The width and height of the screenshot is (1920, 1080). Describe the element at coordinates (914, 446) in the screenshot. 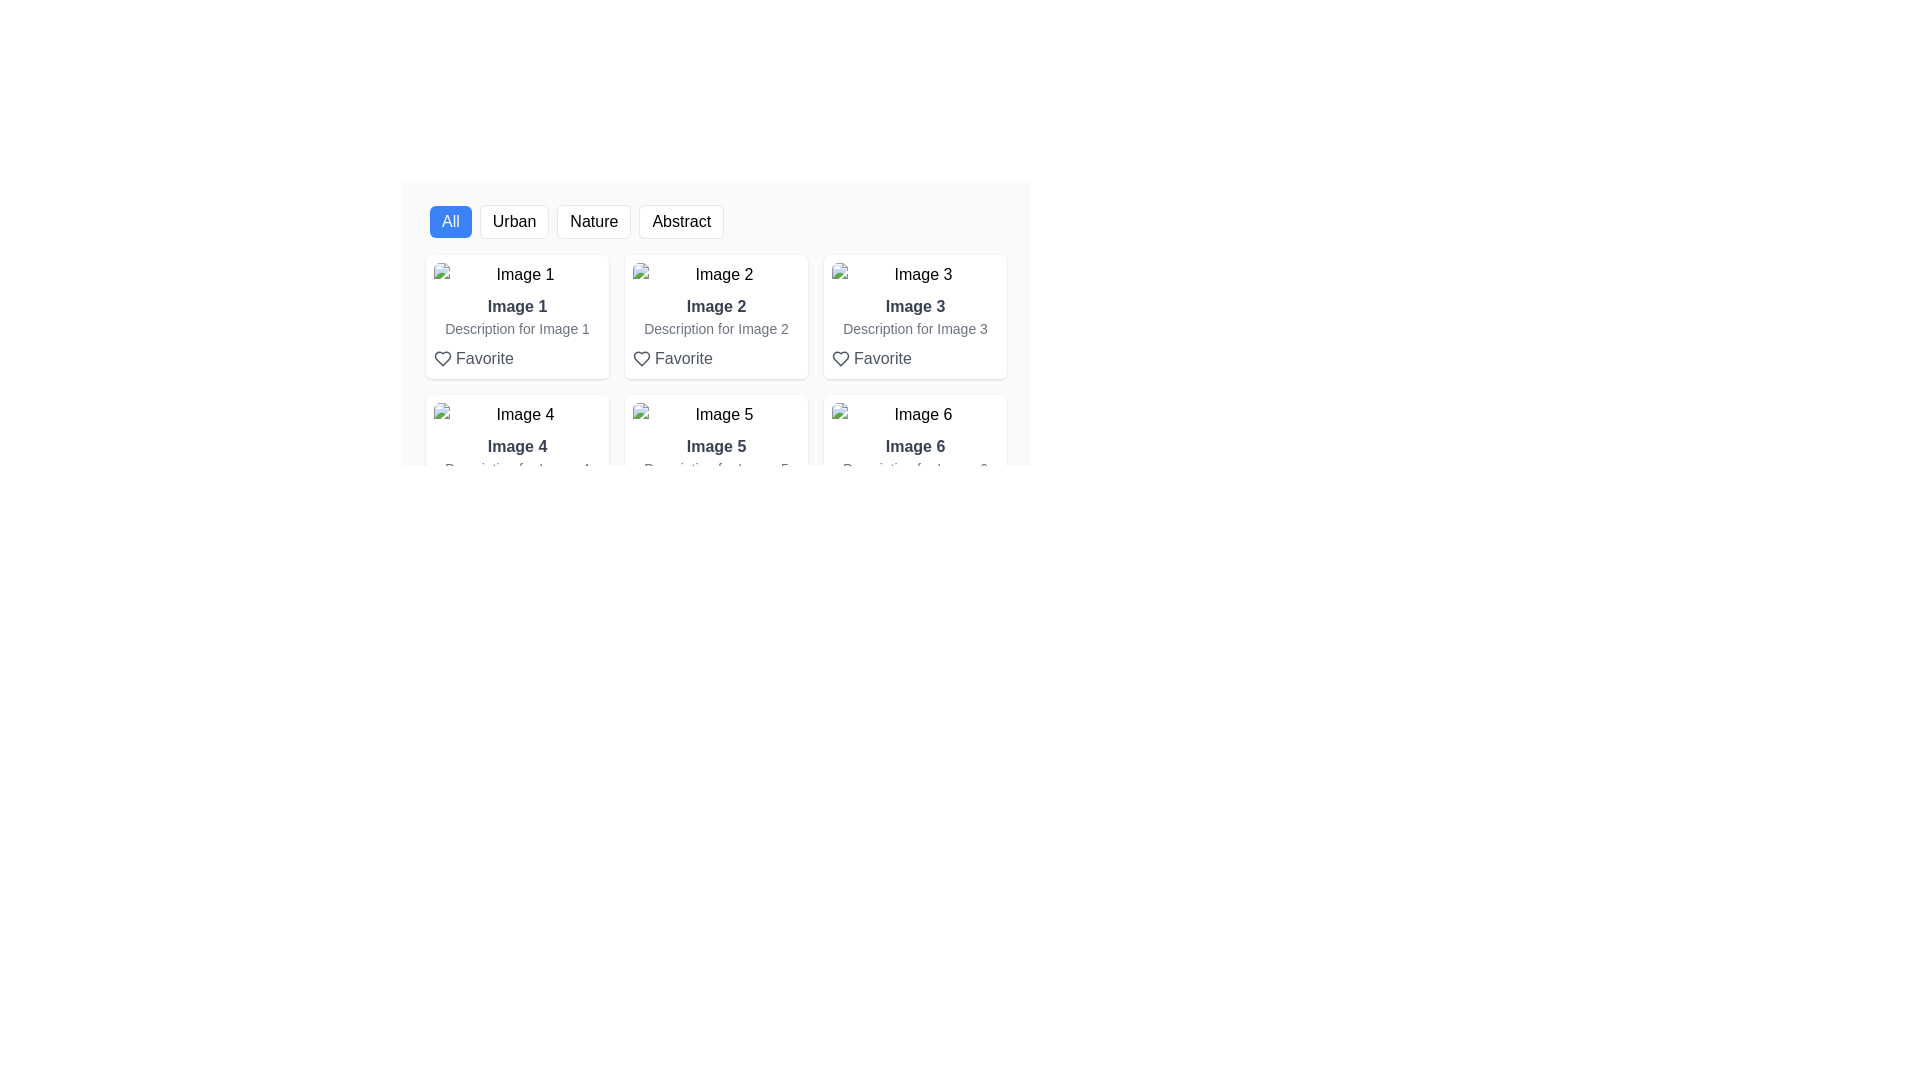

I see `the text label representing the title or name of the image located in the sixth card of the grid layout, which is the second line of text below the image thumbnail` at that location.